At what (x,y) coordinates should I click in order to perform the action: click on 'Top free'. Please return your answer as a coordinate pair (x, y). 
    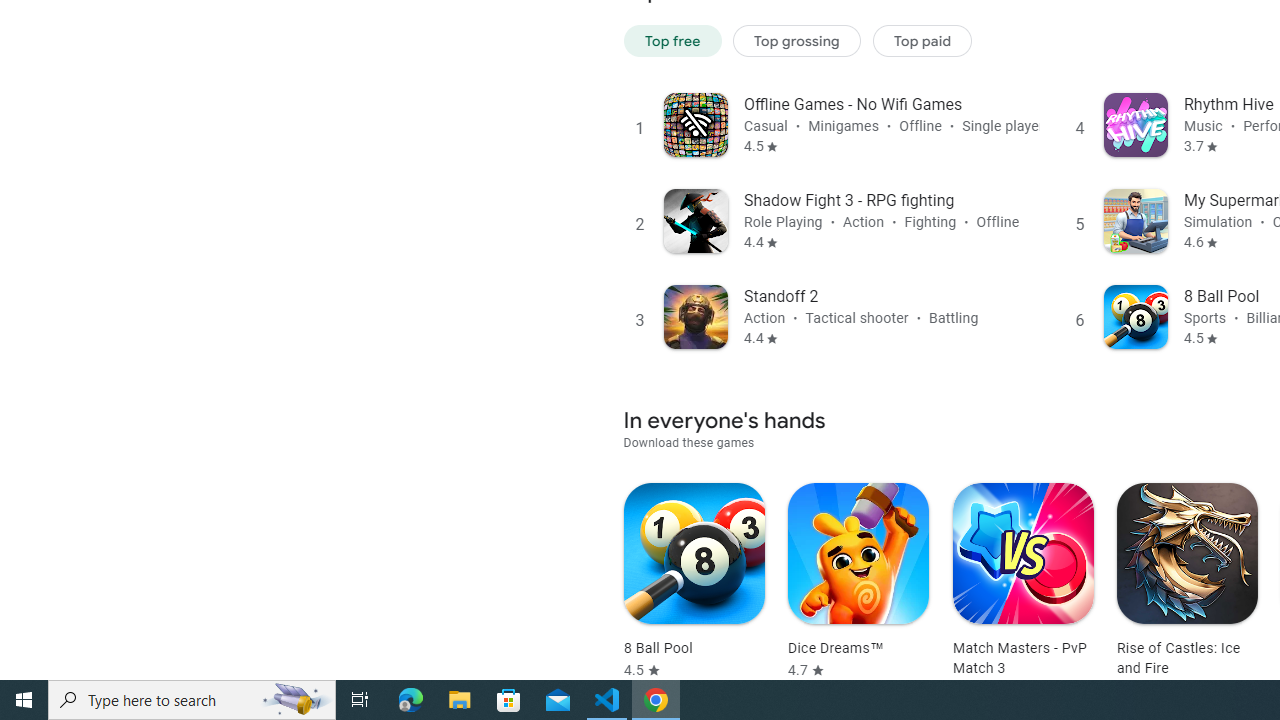
    Looking at the image, I should click on (672, 40).